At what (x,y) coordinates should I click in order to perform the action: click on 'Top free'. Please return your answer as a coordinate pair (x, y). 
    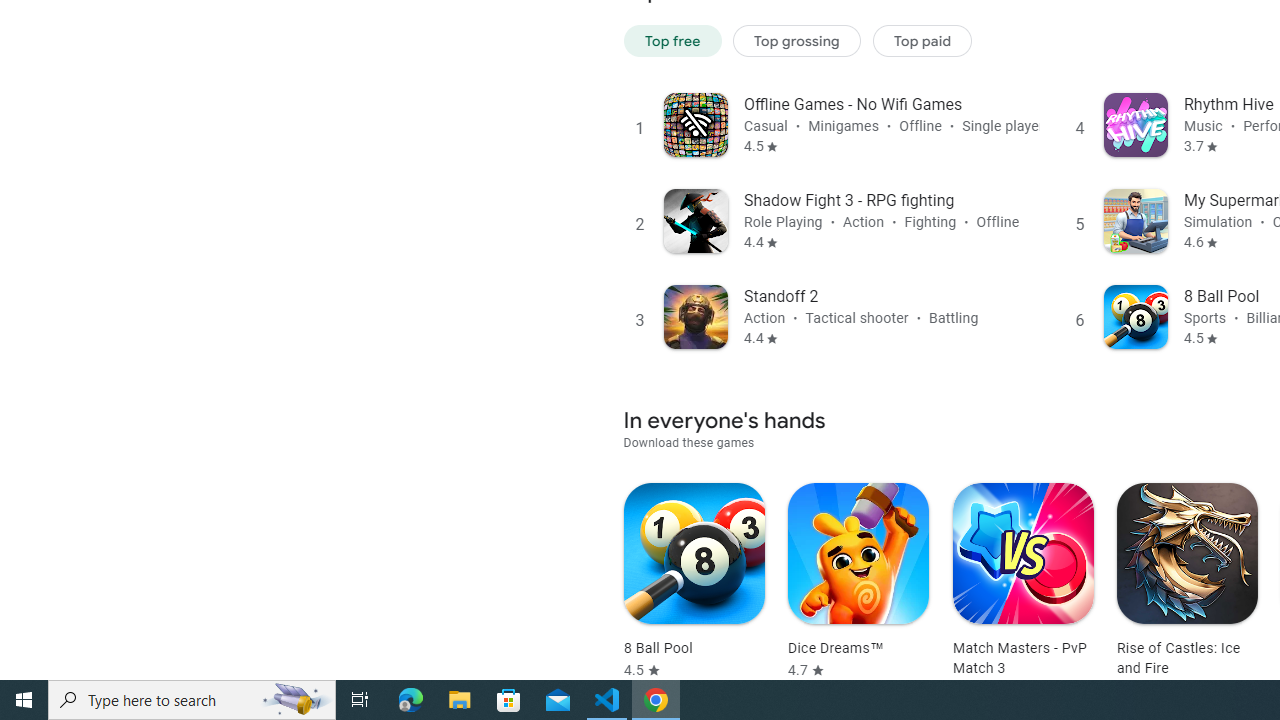
    Looking at the image, I should click on (672, 40).